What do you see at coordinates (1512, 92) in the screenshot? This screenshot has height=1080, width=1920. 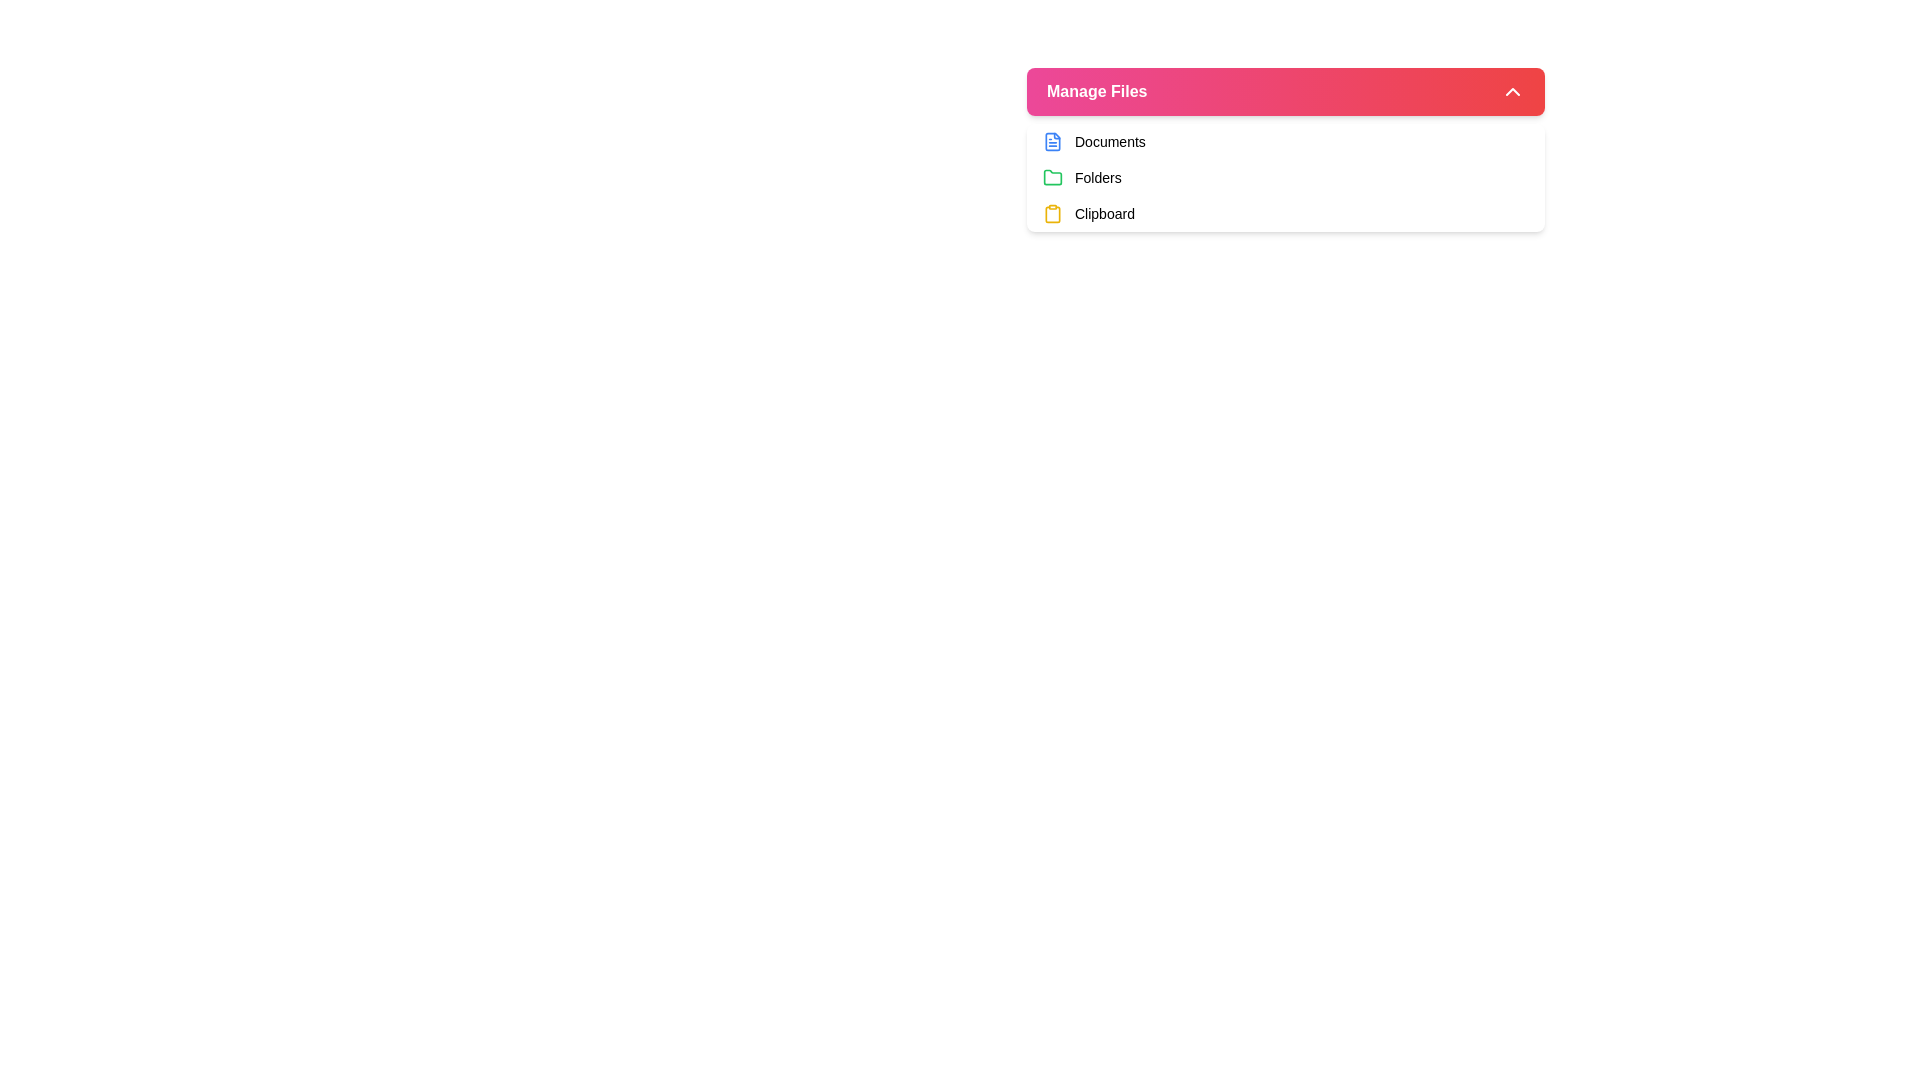 I see `the upward-pointing chevron icon button, which is styled with a rounded edge and appears in white within a red circular background, located at the far right of the 'Manage Files' section heading` at bounding box center [1512, 92].